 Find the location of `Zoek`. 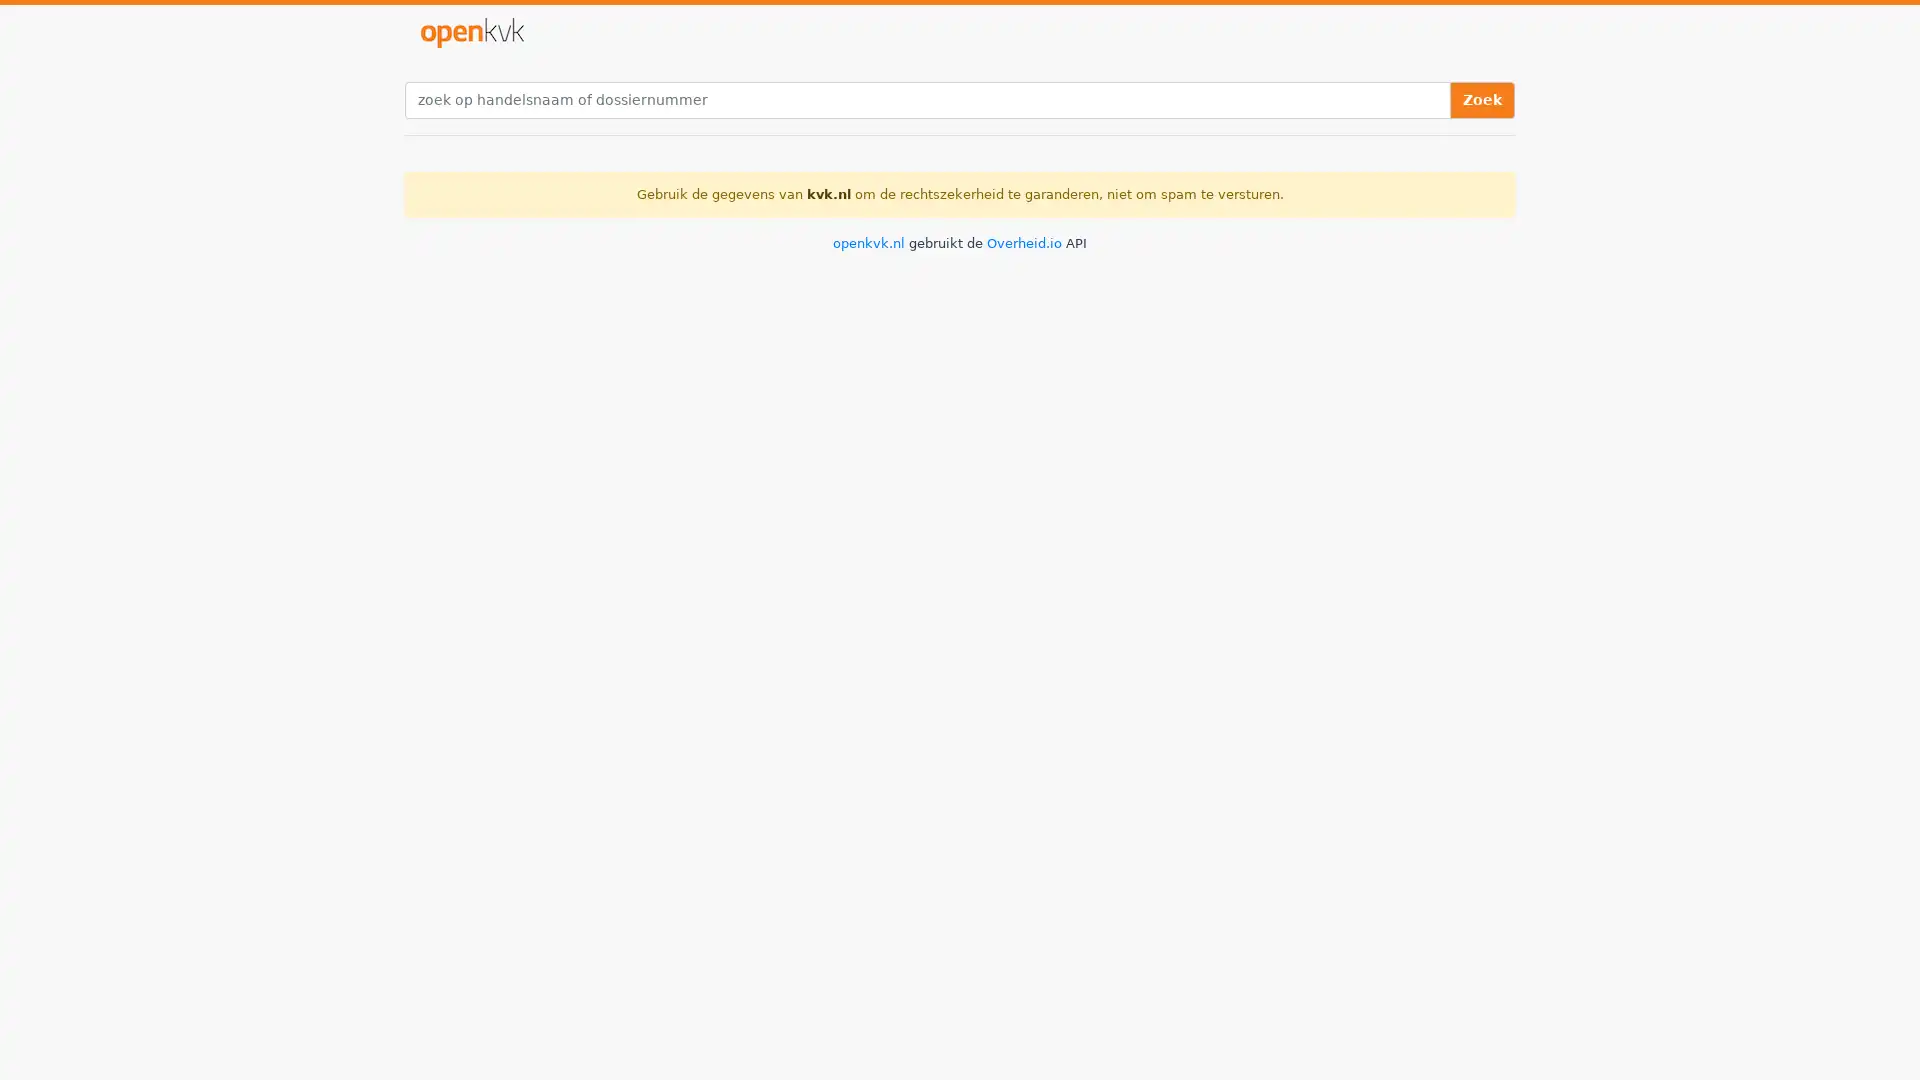

Zoek is located at coordinates (1482, 99).